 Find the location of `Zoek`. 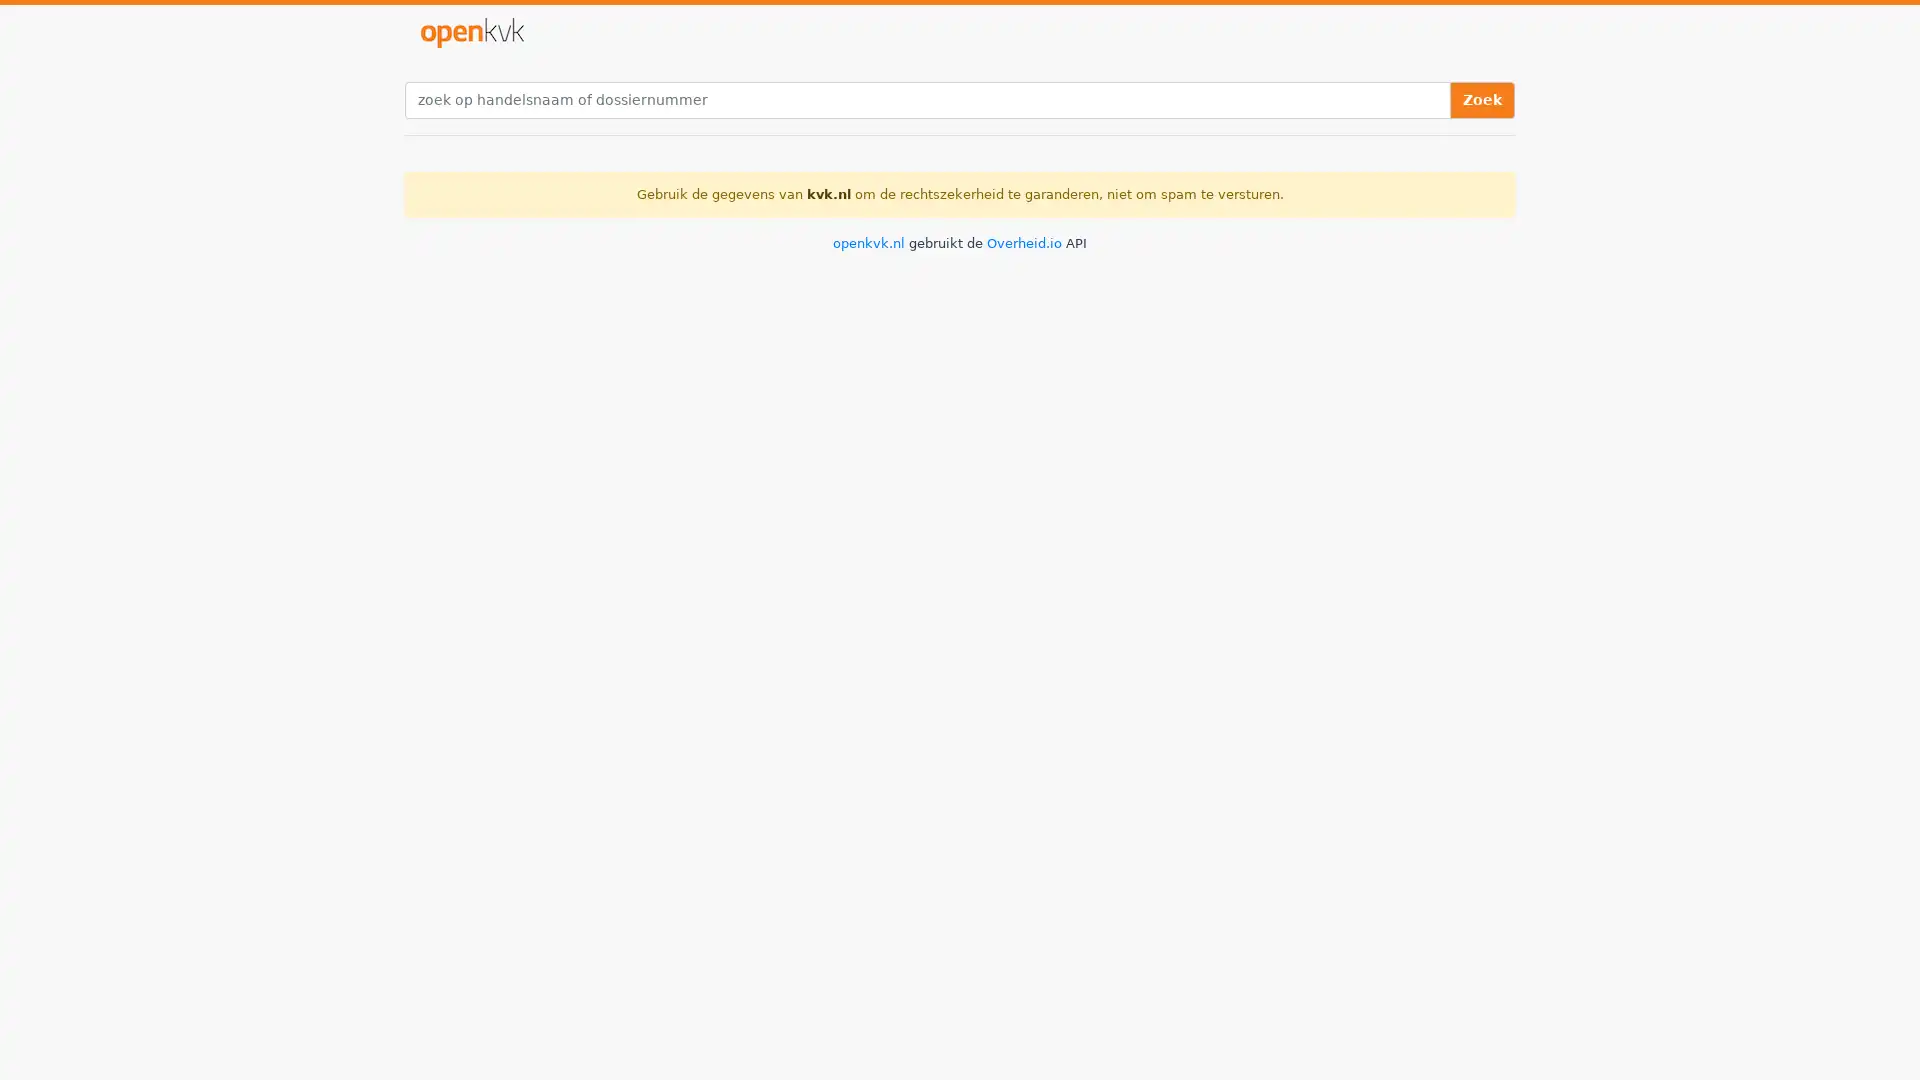

Zoek is located at coordinates (1482, 99).